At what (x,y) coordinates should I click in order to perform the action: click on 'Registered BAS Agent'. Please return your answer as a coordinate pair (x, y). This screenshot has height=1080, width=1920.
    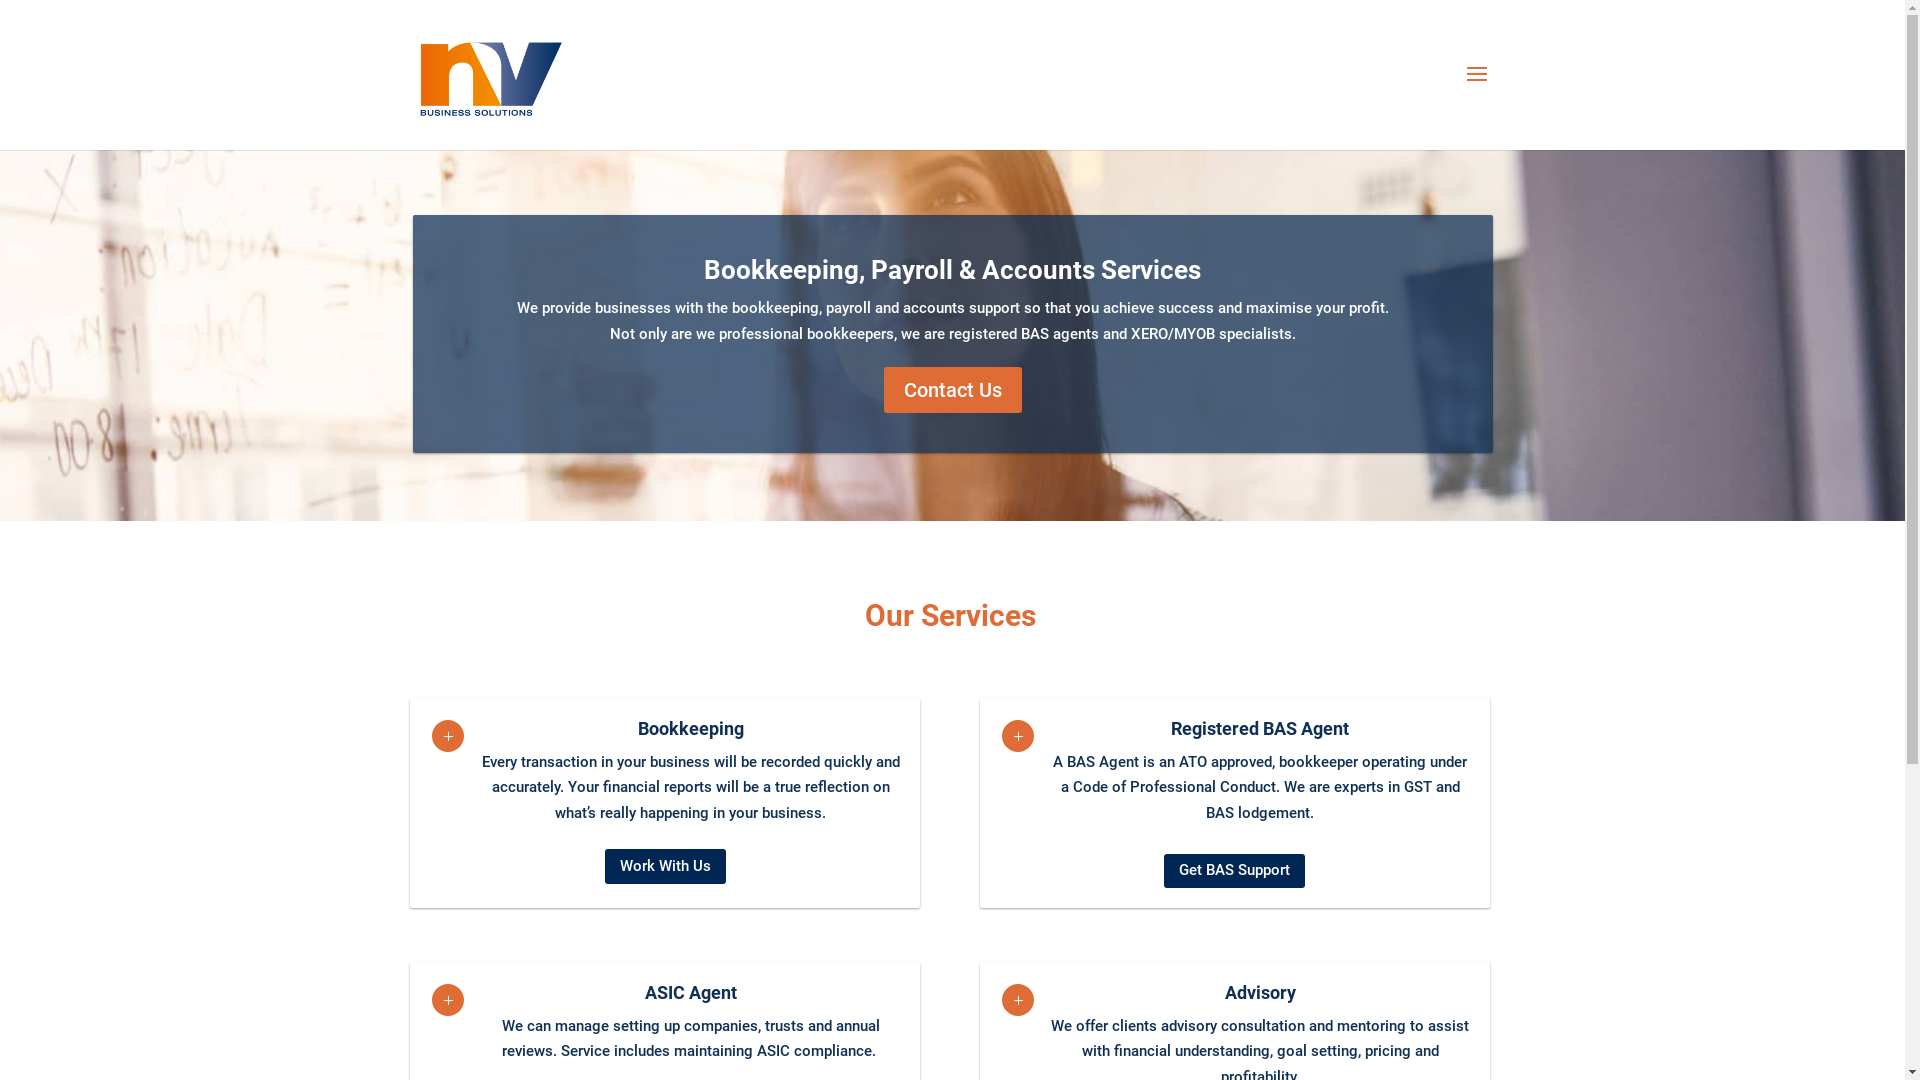
    Looking at the image, I should click on (1258, 728).